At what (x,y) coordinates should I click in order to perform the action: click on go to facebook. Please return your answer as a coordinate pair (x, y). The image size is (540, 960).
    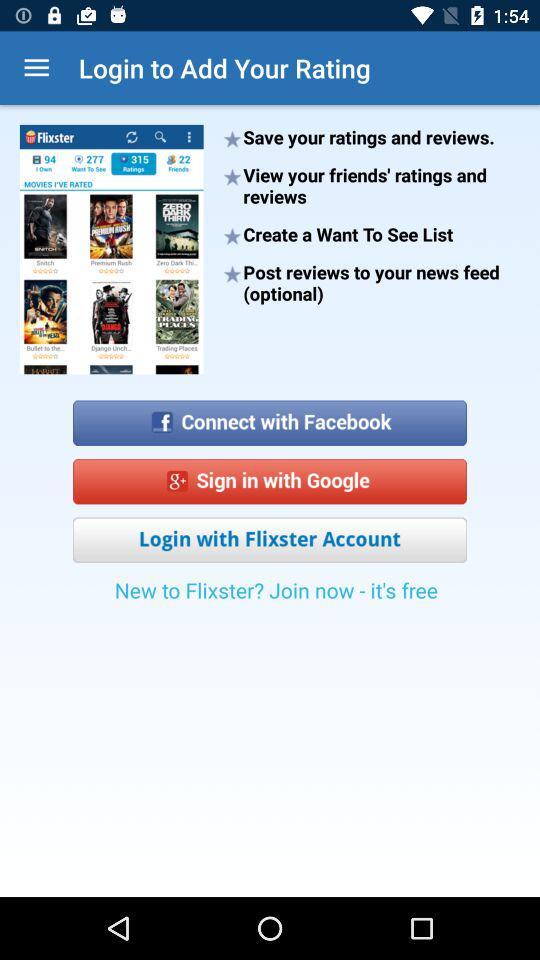
    Looking at the image, I should click on (270, 415).